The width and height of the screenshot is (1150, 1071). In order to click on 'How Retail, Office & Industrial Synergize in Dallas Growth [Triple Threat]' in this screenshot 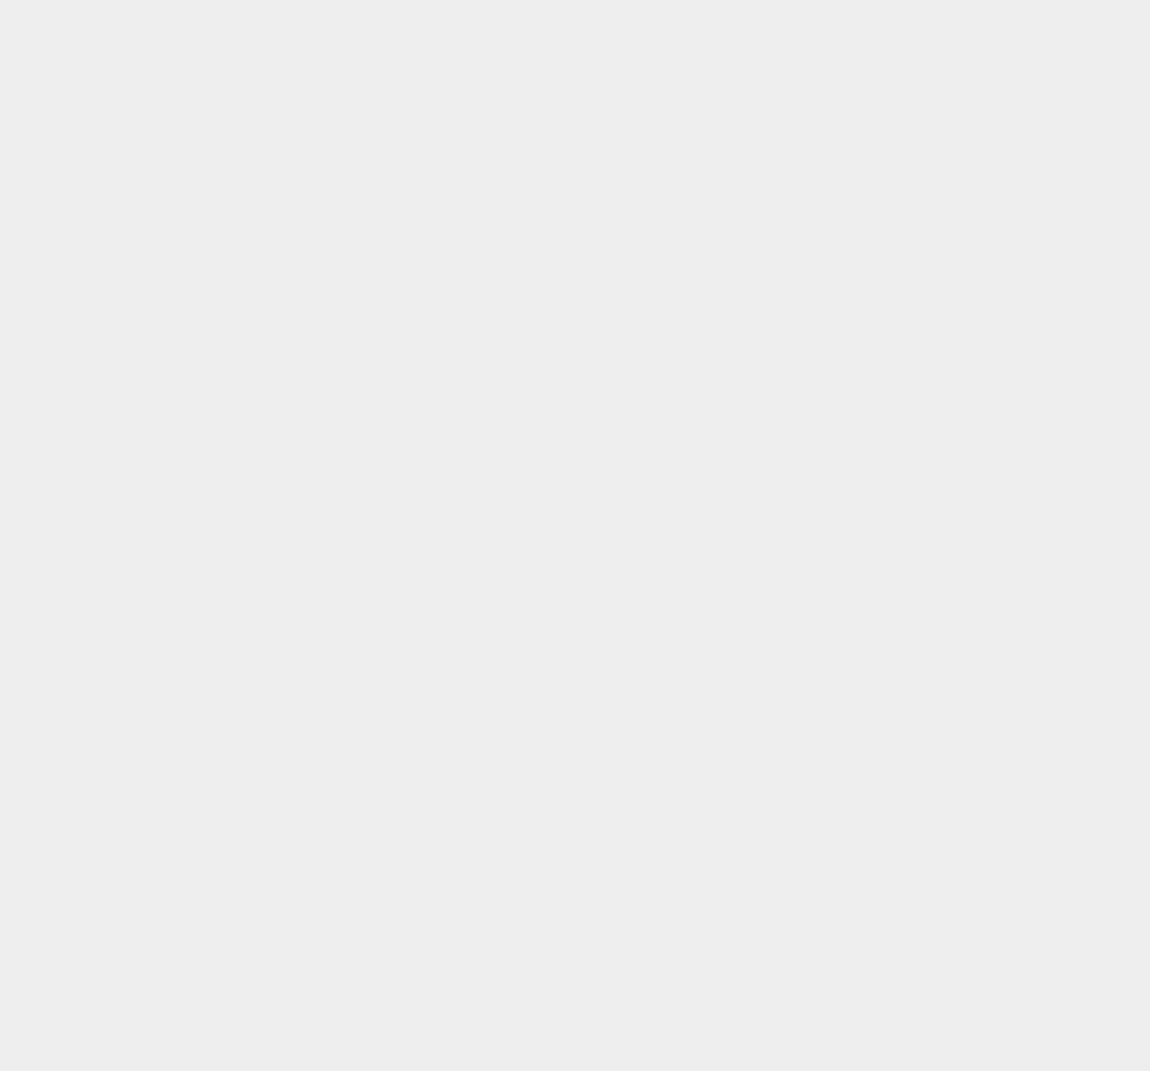, I will do `click(851, 266)`.